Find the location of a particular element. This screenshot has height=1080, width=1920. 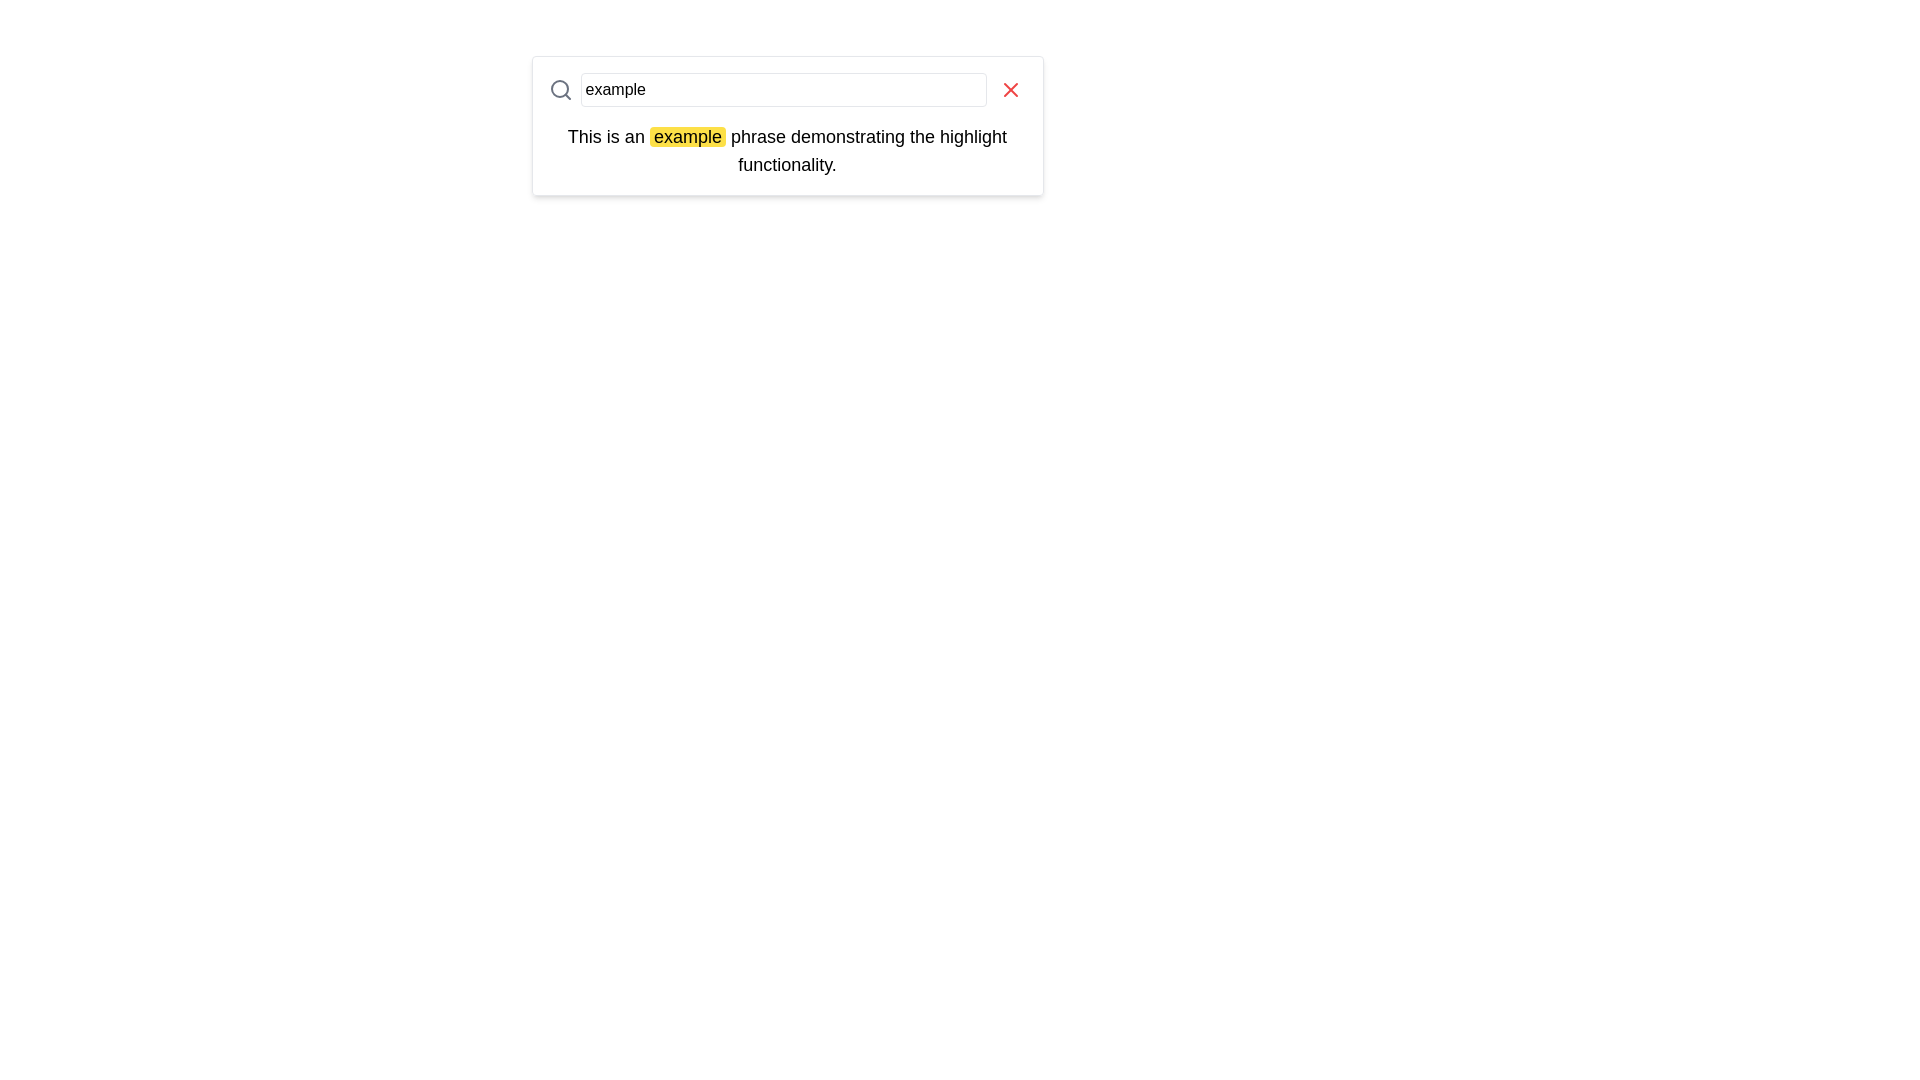

the red 'X' icon located in the top-right corner of the search bar to clear the search bar is located at coordinates (1009, 88).